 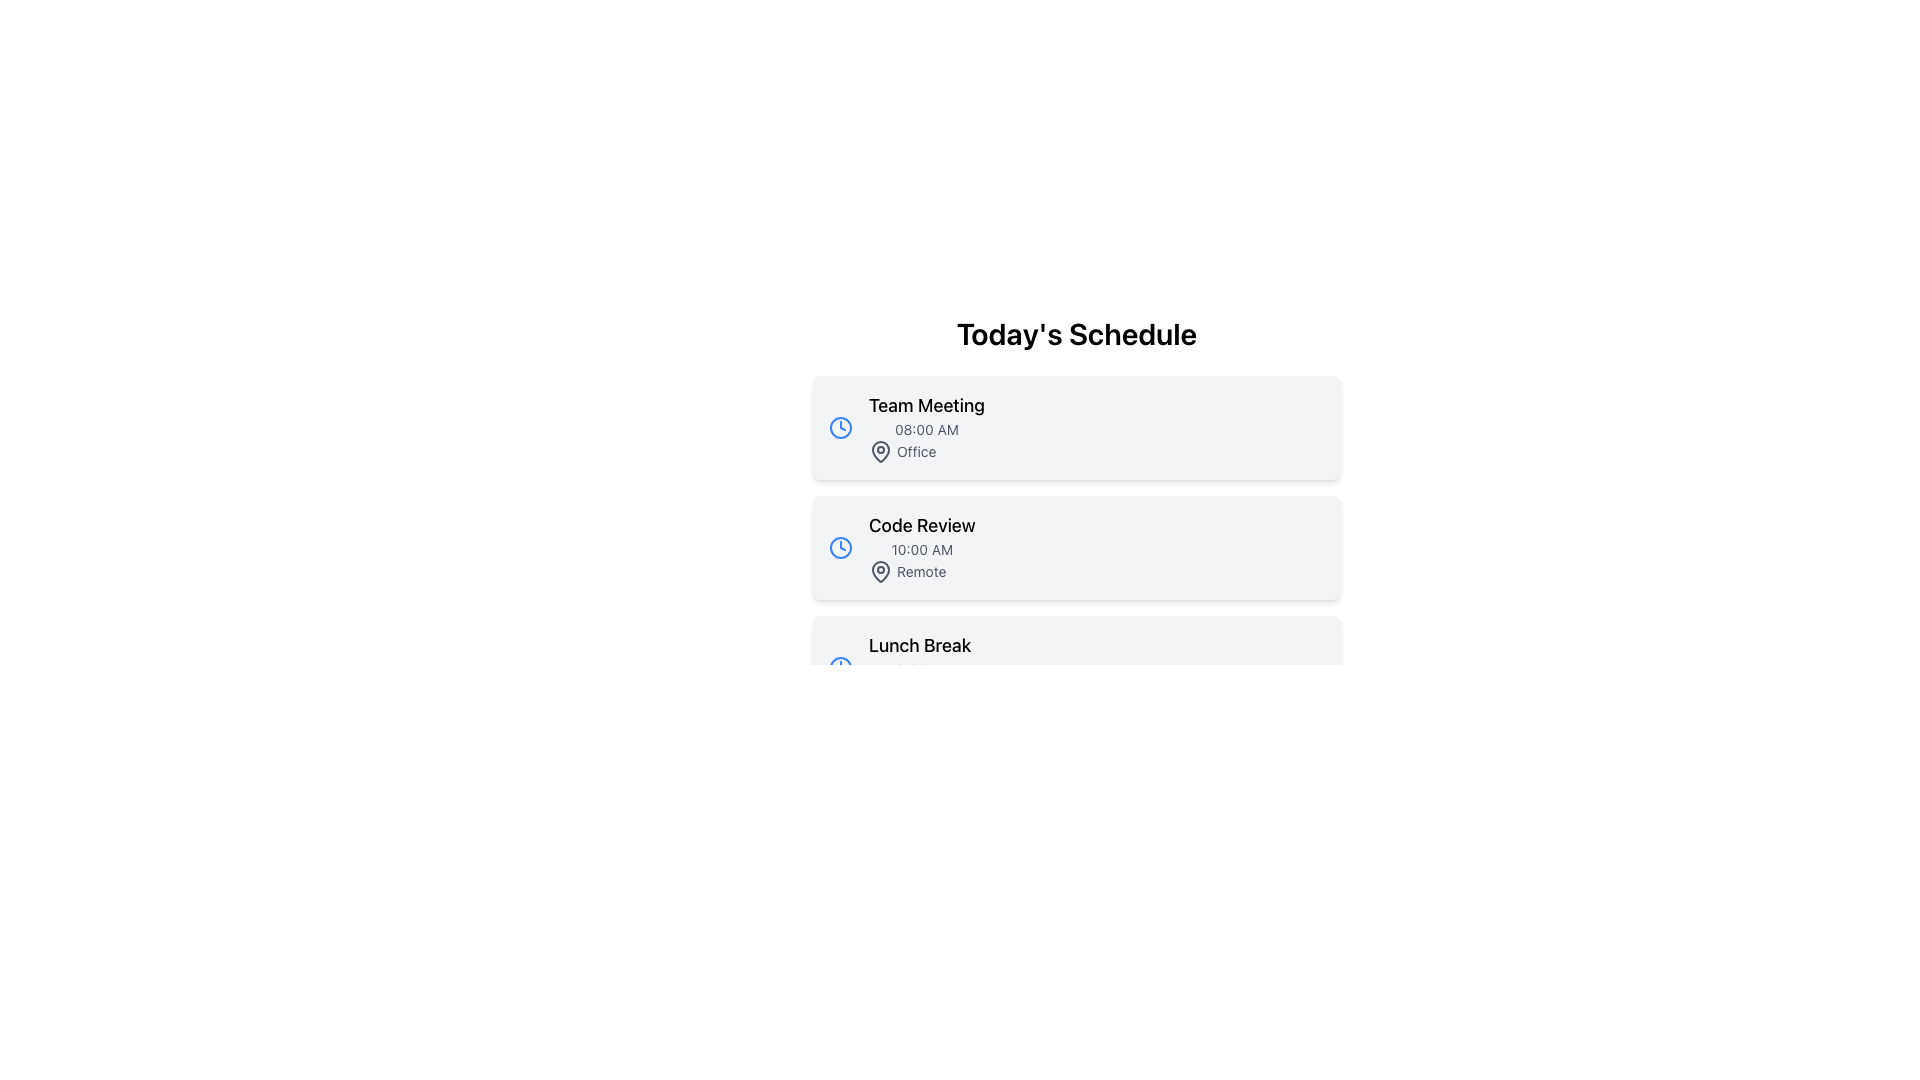 What do you see at coordinates (840, 547) in the screenshot?
I see `the graphical information of the clock icon located within the second event card titled 'Code Review' in today's schedule` at bounding box center [840, 547].